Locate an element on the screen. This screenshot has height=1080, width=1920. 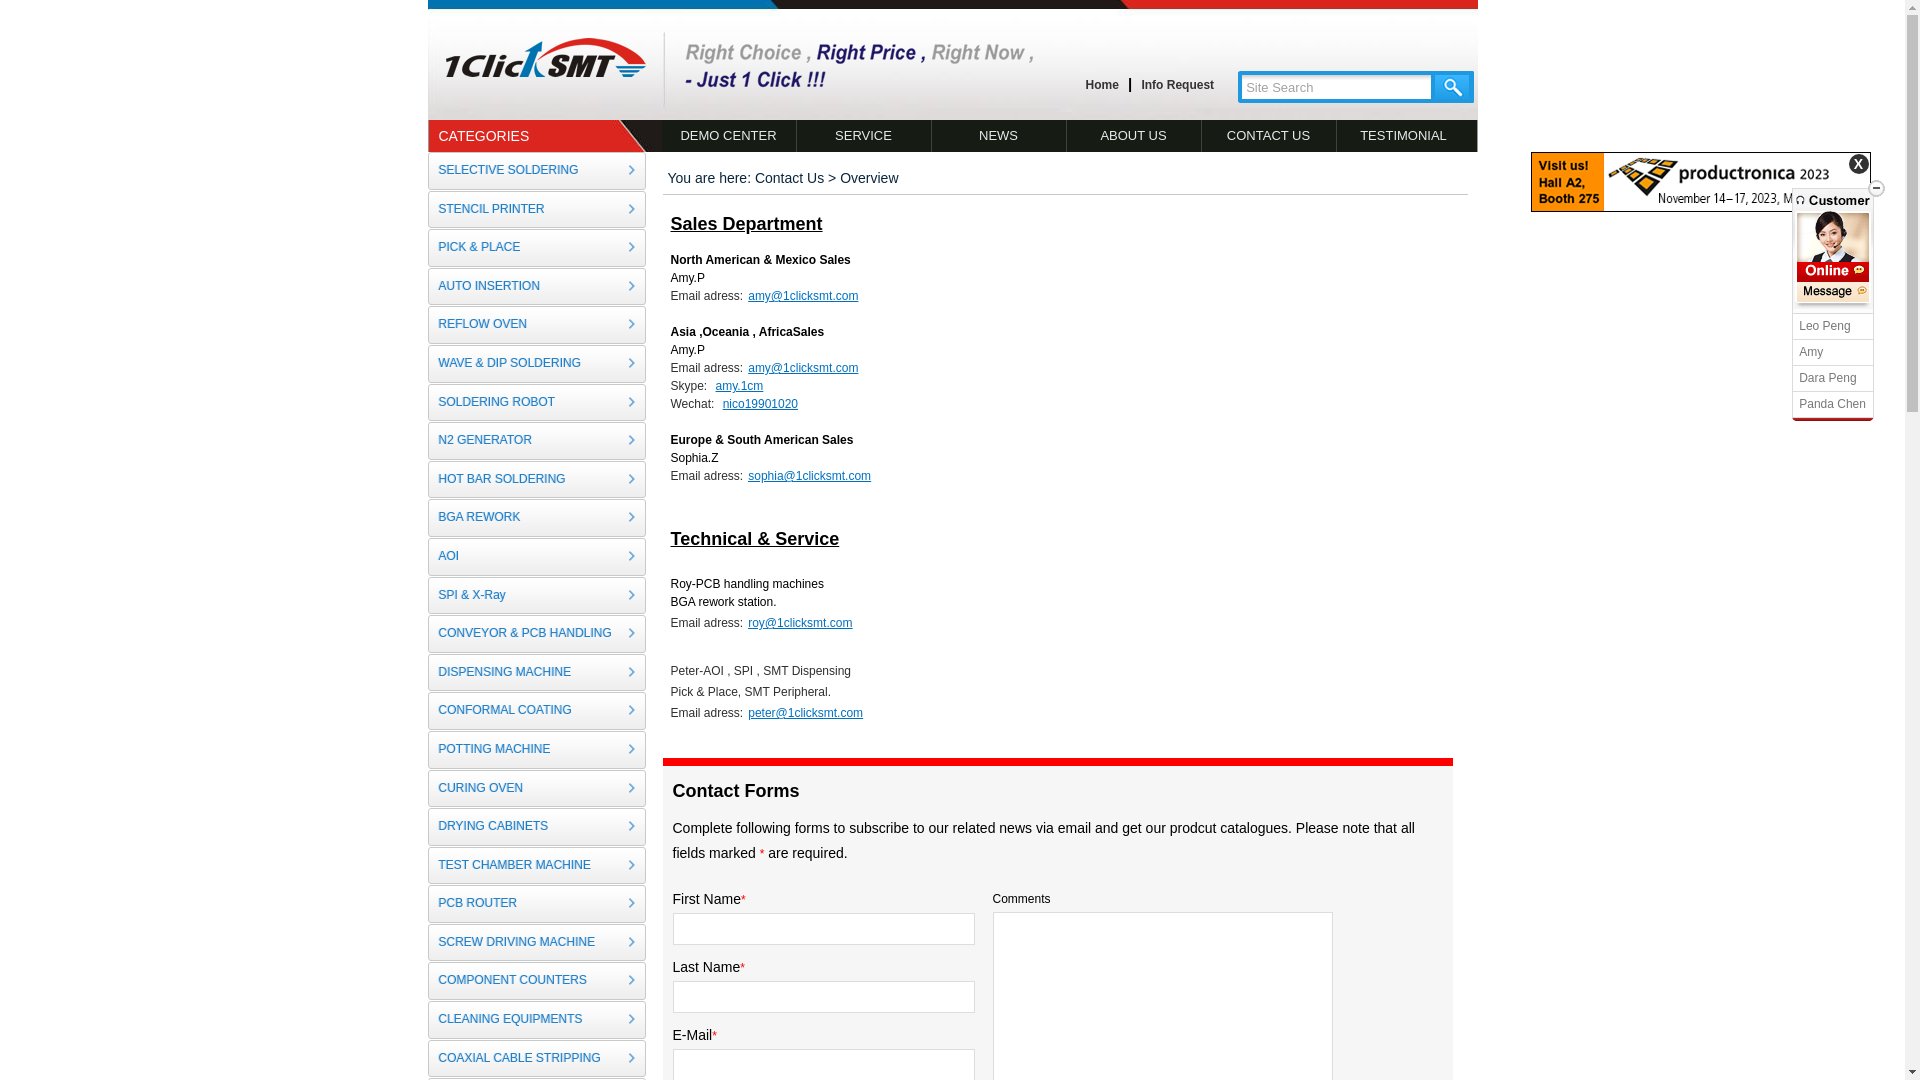
'AOI' is located at coordinates (537, 556).